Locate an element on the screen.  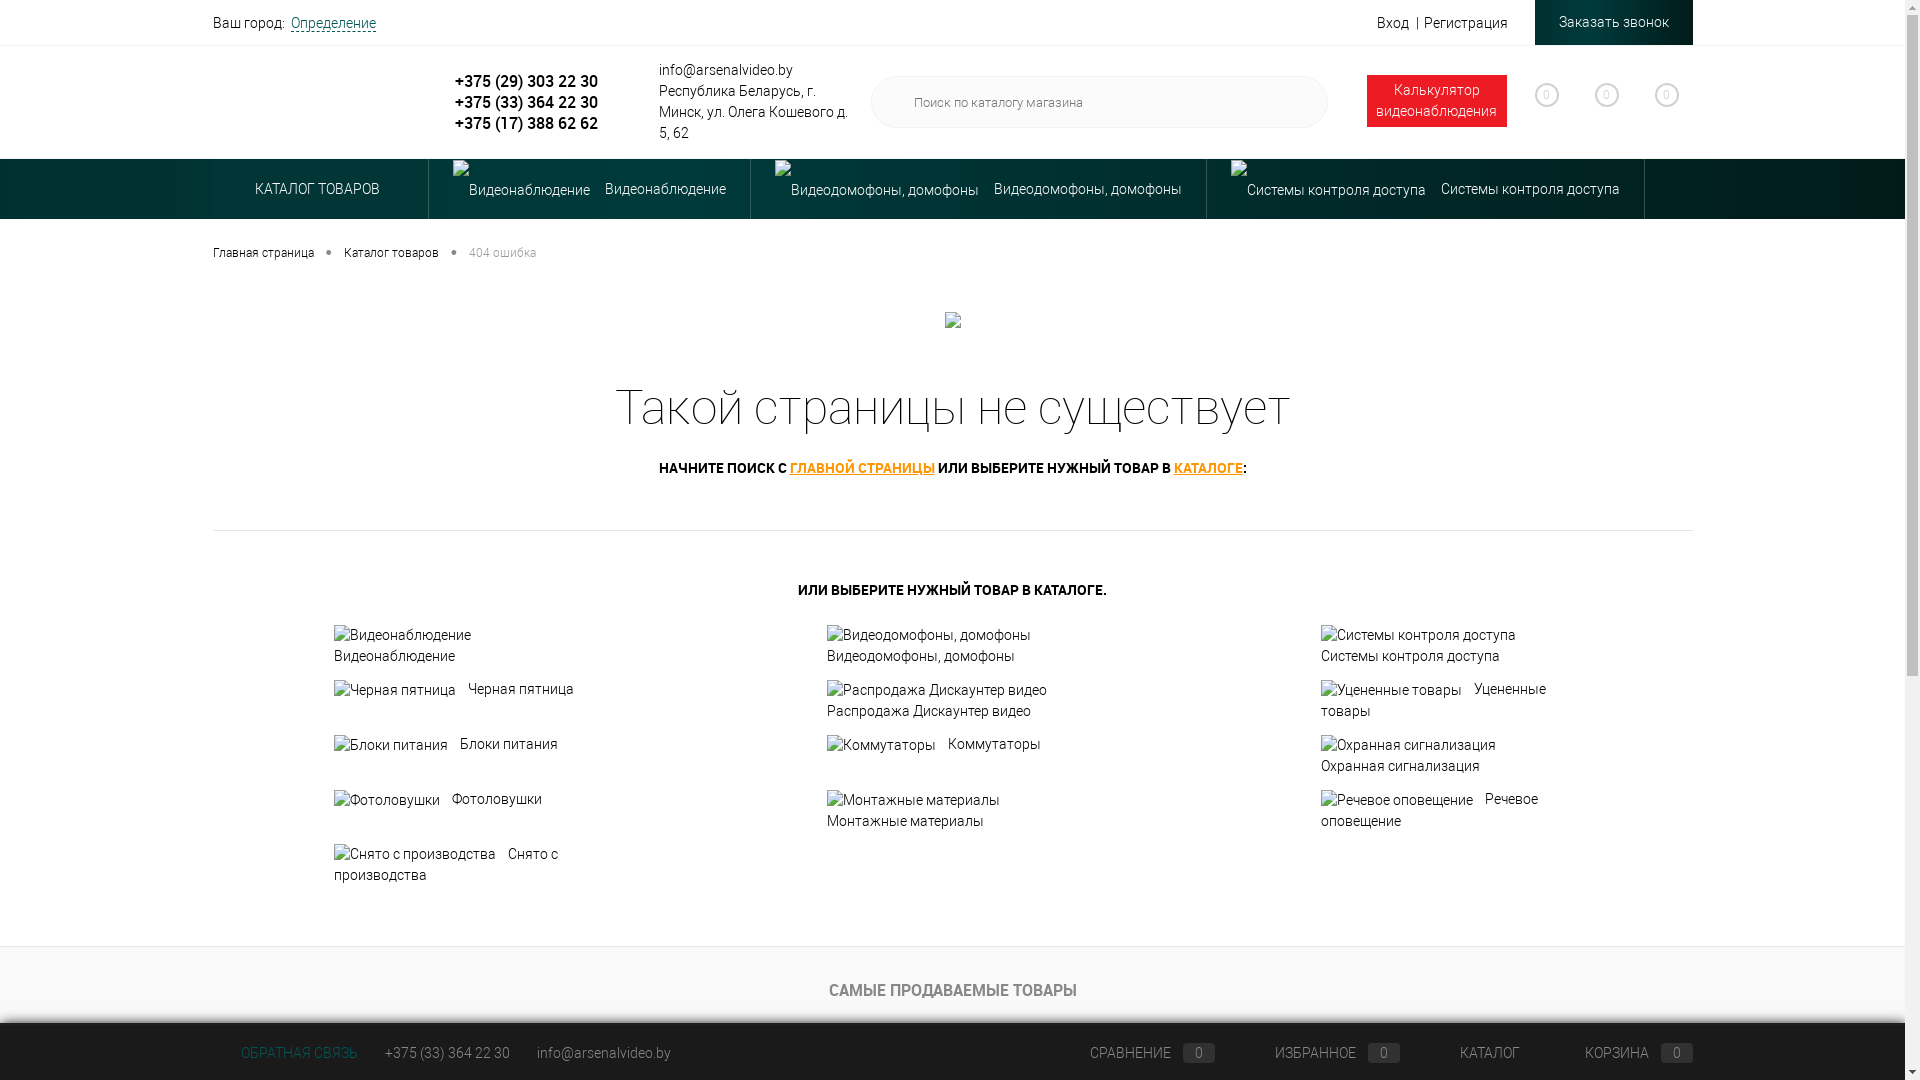
'info@arsenalvideo.by' is located at coordinates (602, 1052).